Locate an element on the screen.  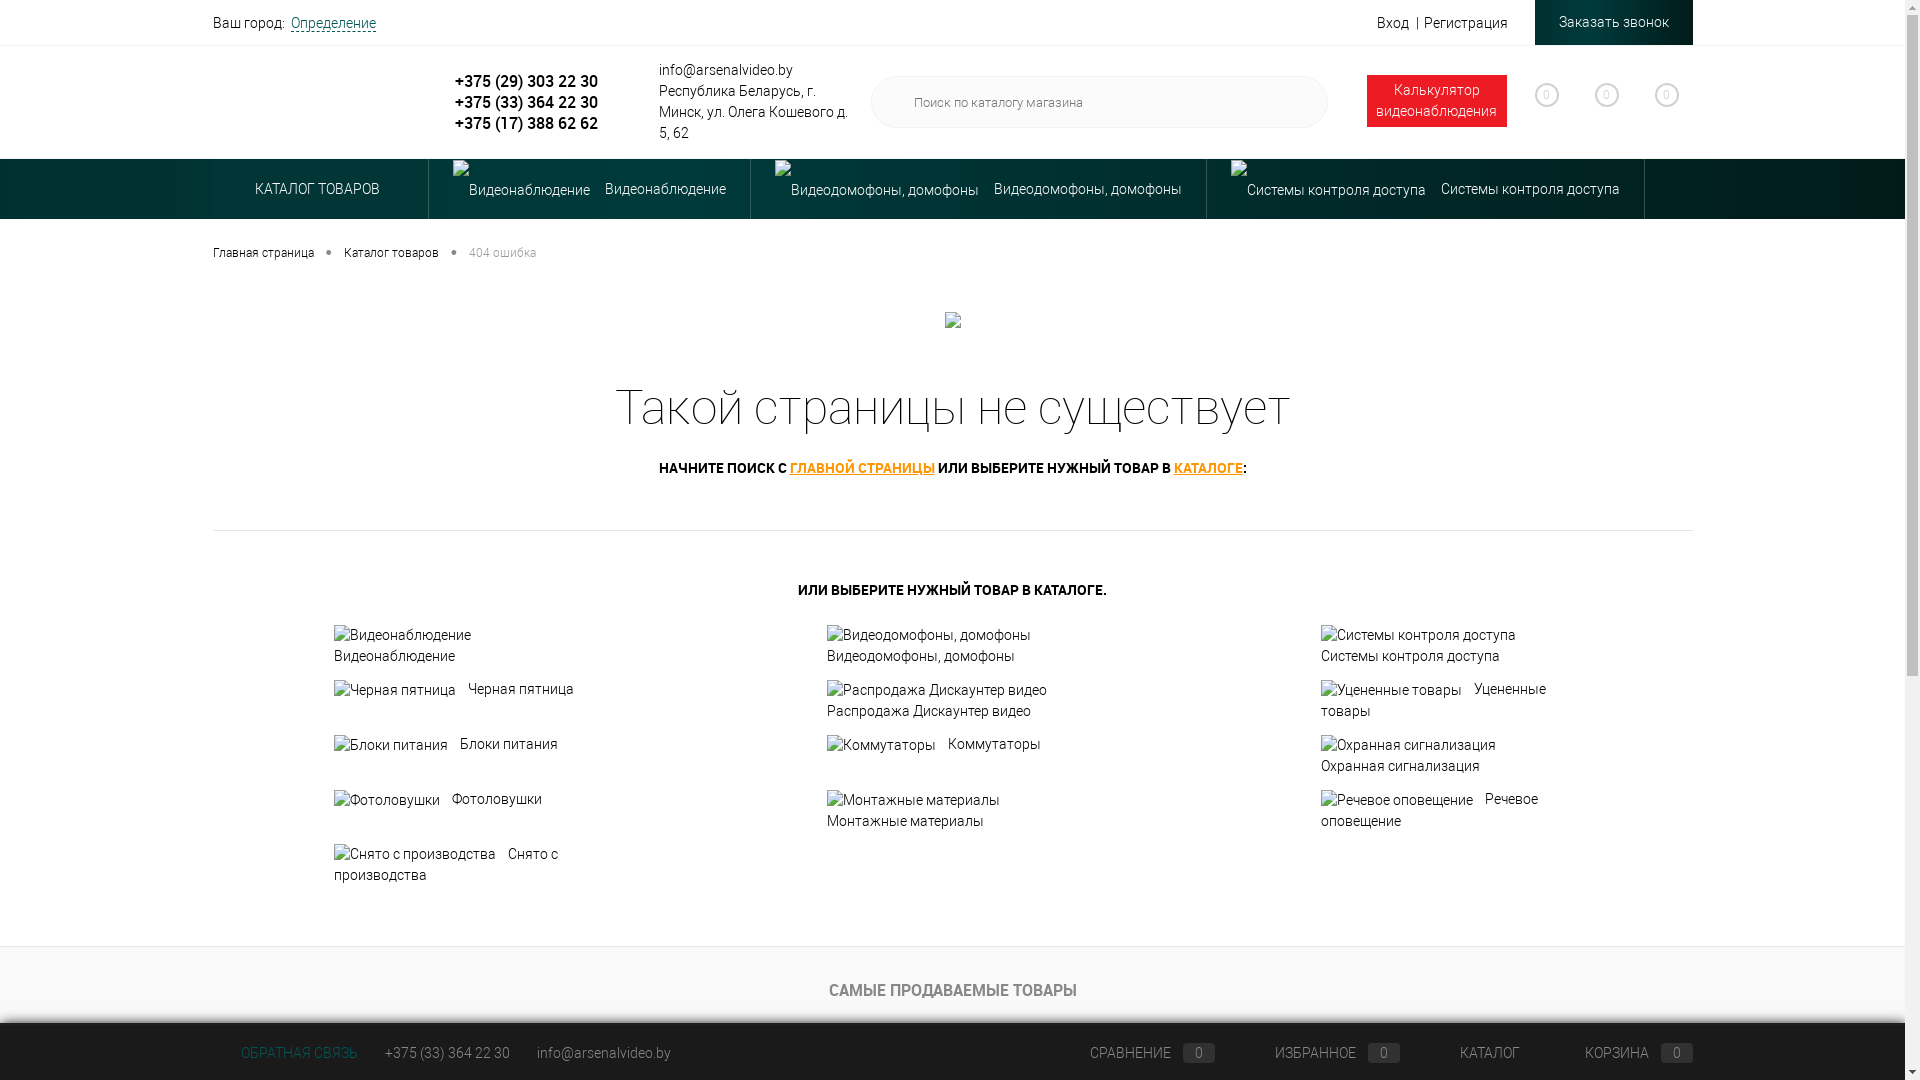
'info@arsenalvideo.by' is located at coordinates (602, 1052).